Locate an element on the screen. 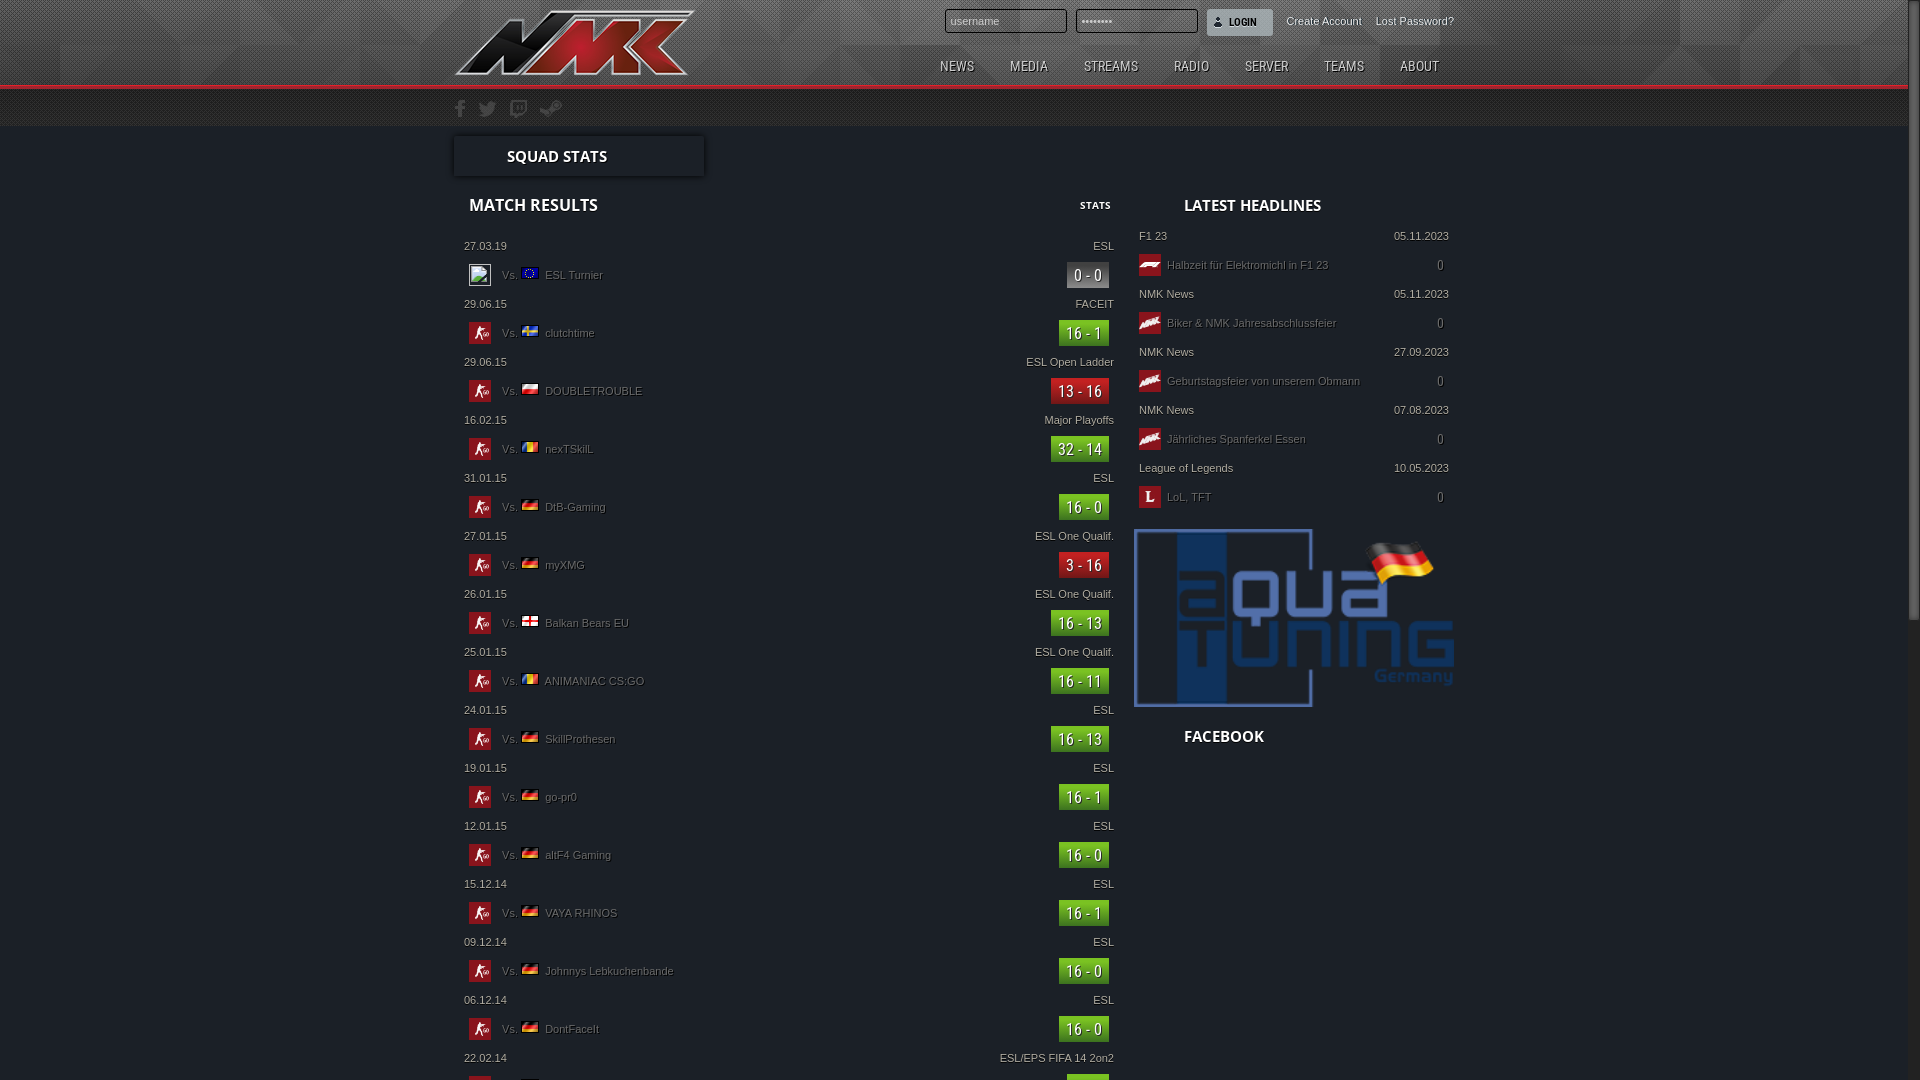 The image size is (1920, 1080). '  Vs.   DontFaceIt is located at coordinates (787, 1029).